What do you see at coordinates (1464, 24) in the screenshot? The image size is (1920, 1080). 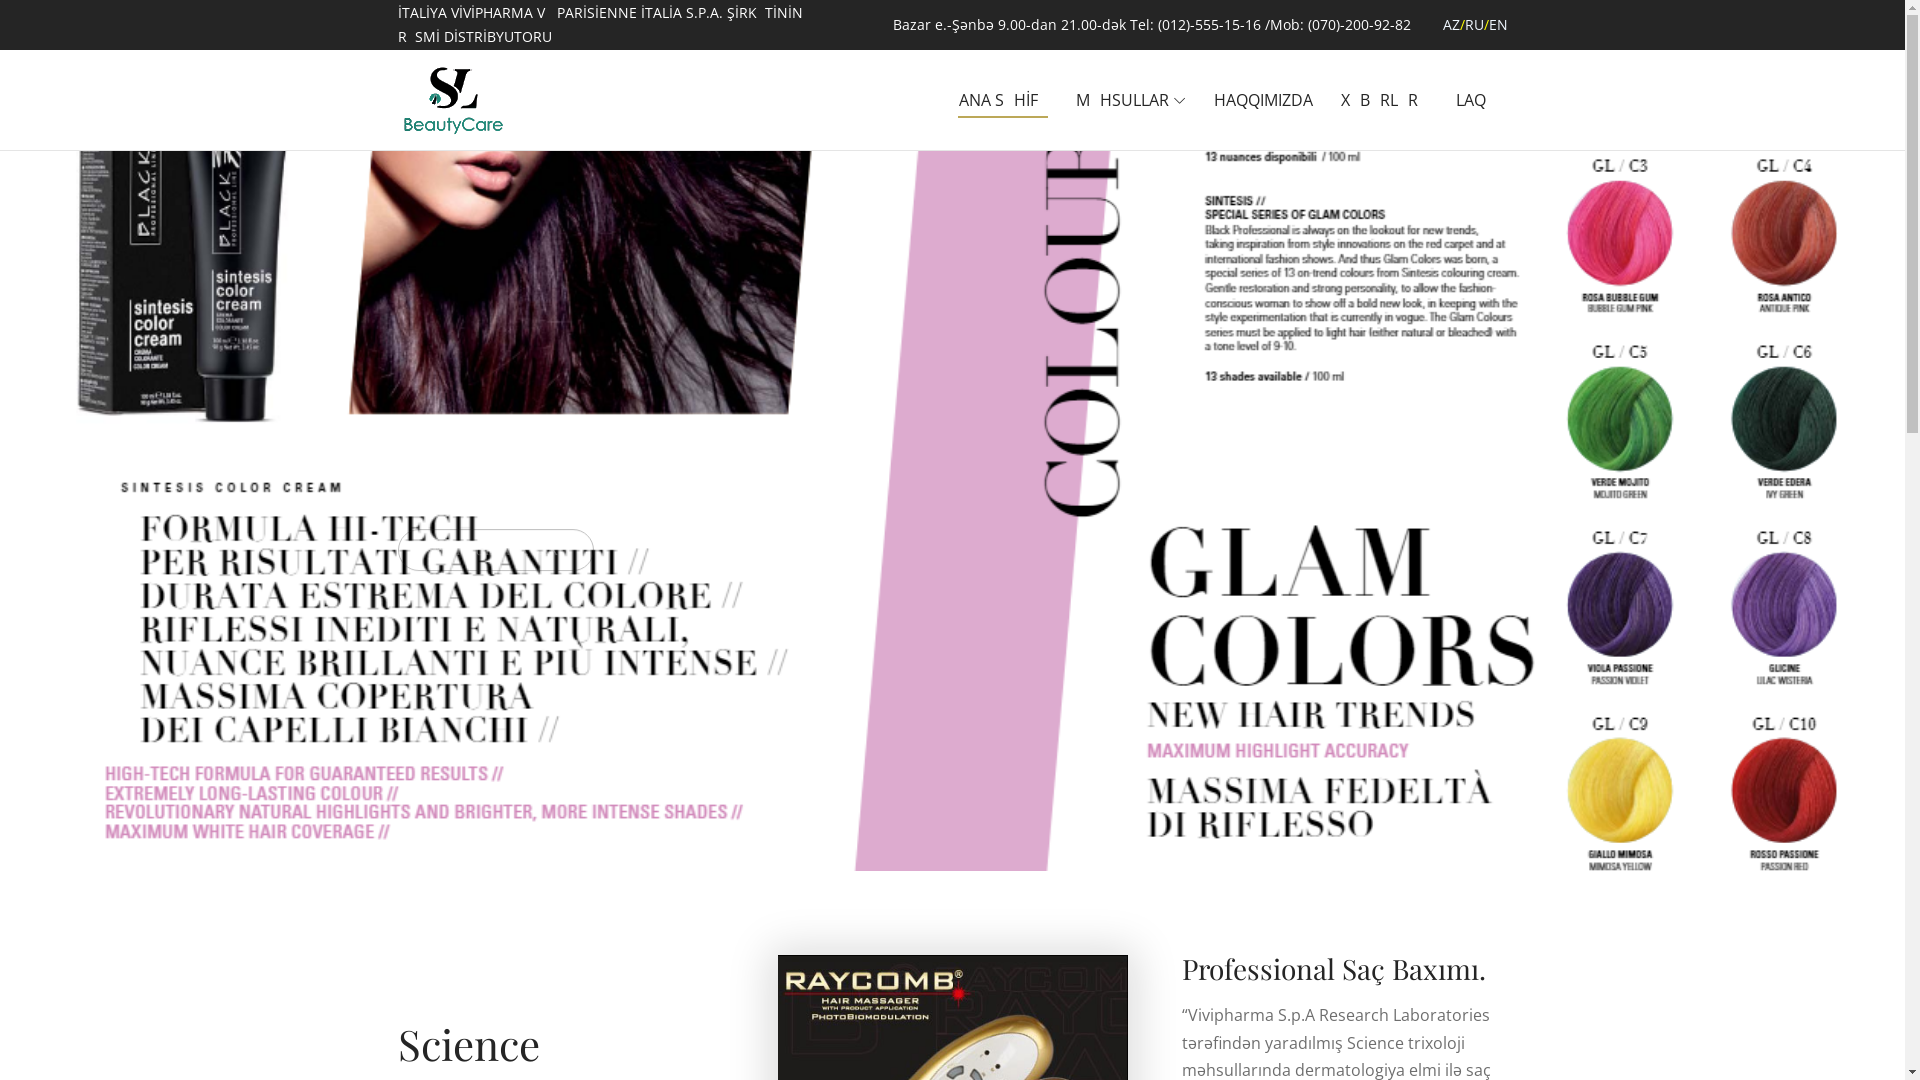 I see `'RU'` at bounding box center [1464, 24].